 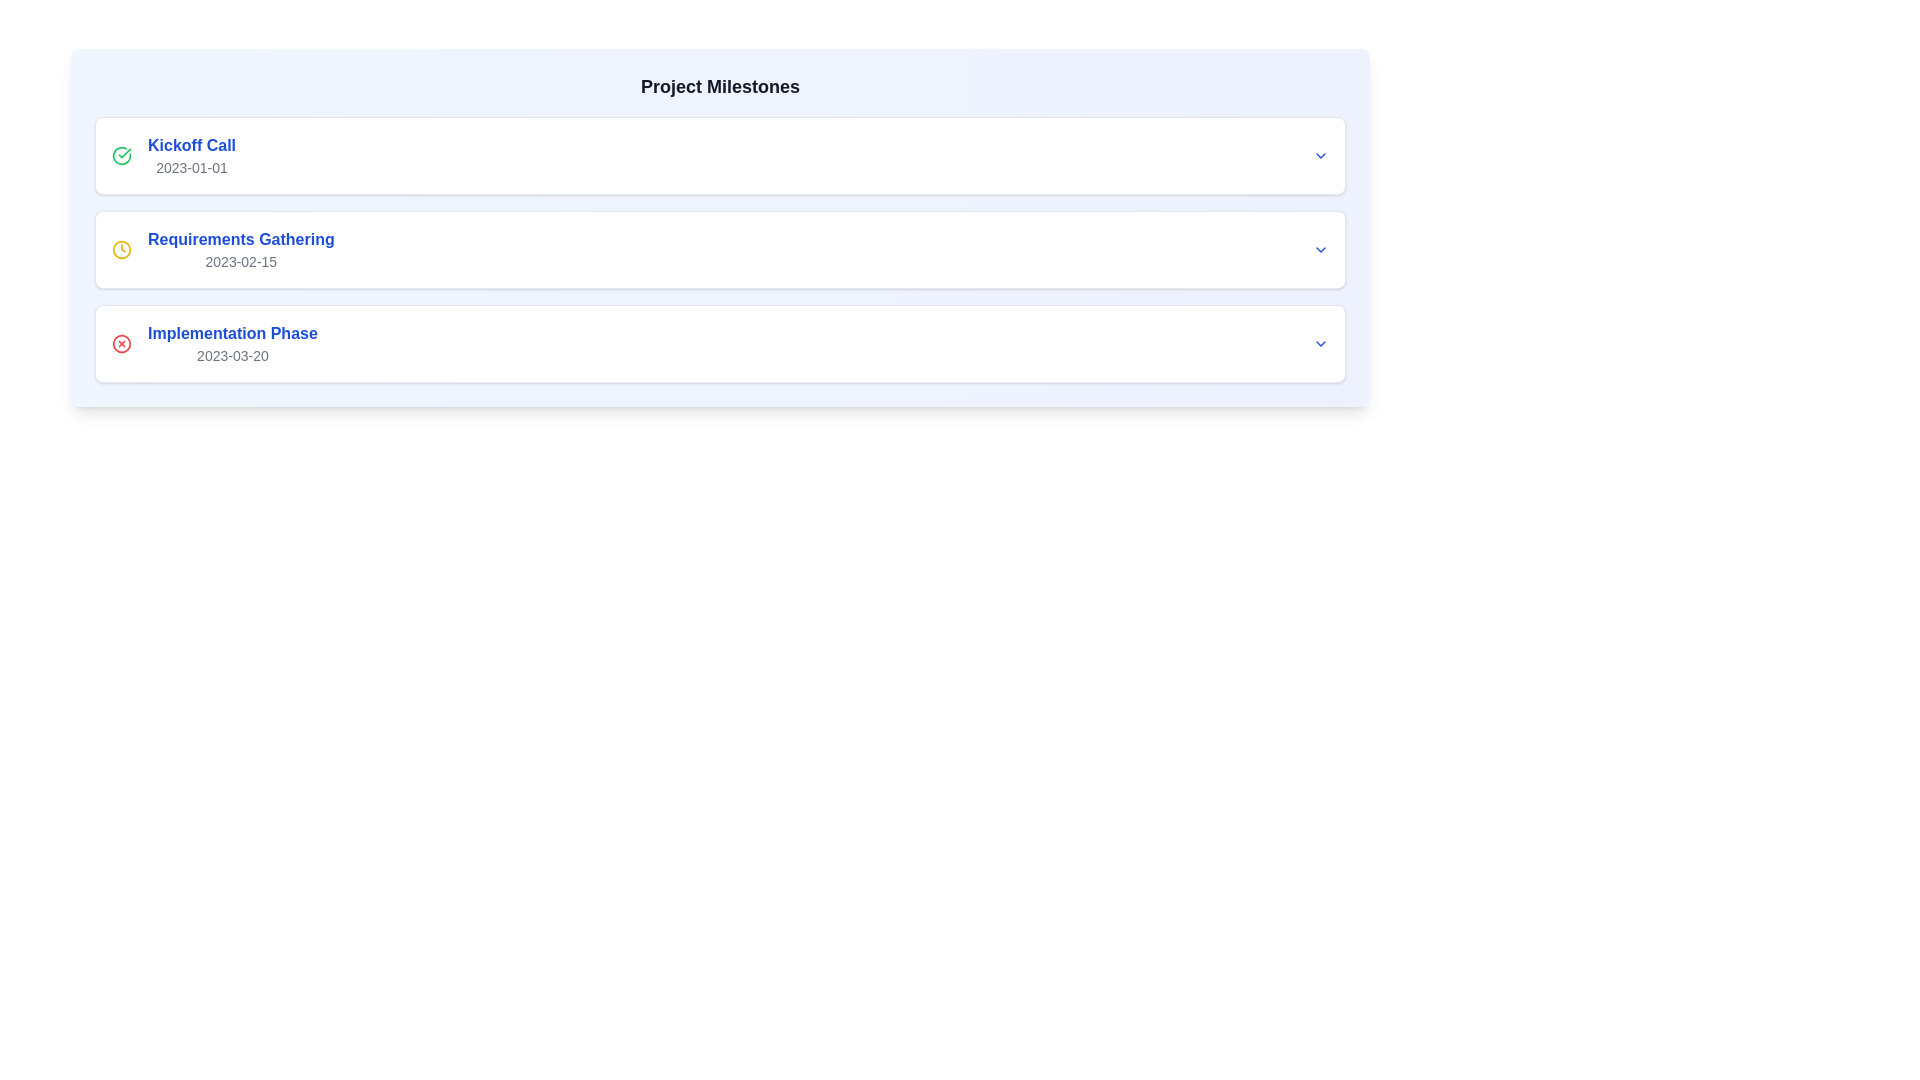 What do you see at coordinates (120, 154) in the screenshot?
I see `the icon that indicates the completion of the 'Kickoff Call' milestone, located at the start of the first row of project milestones, to the left of the text 'Kickoff Call'` at bounding box center [120, 154].